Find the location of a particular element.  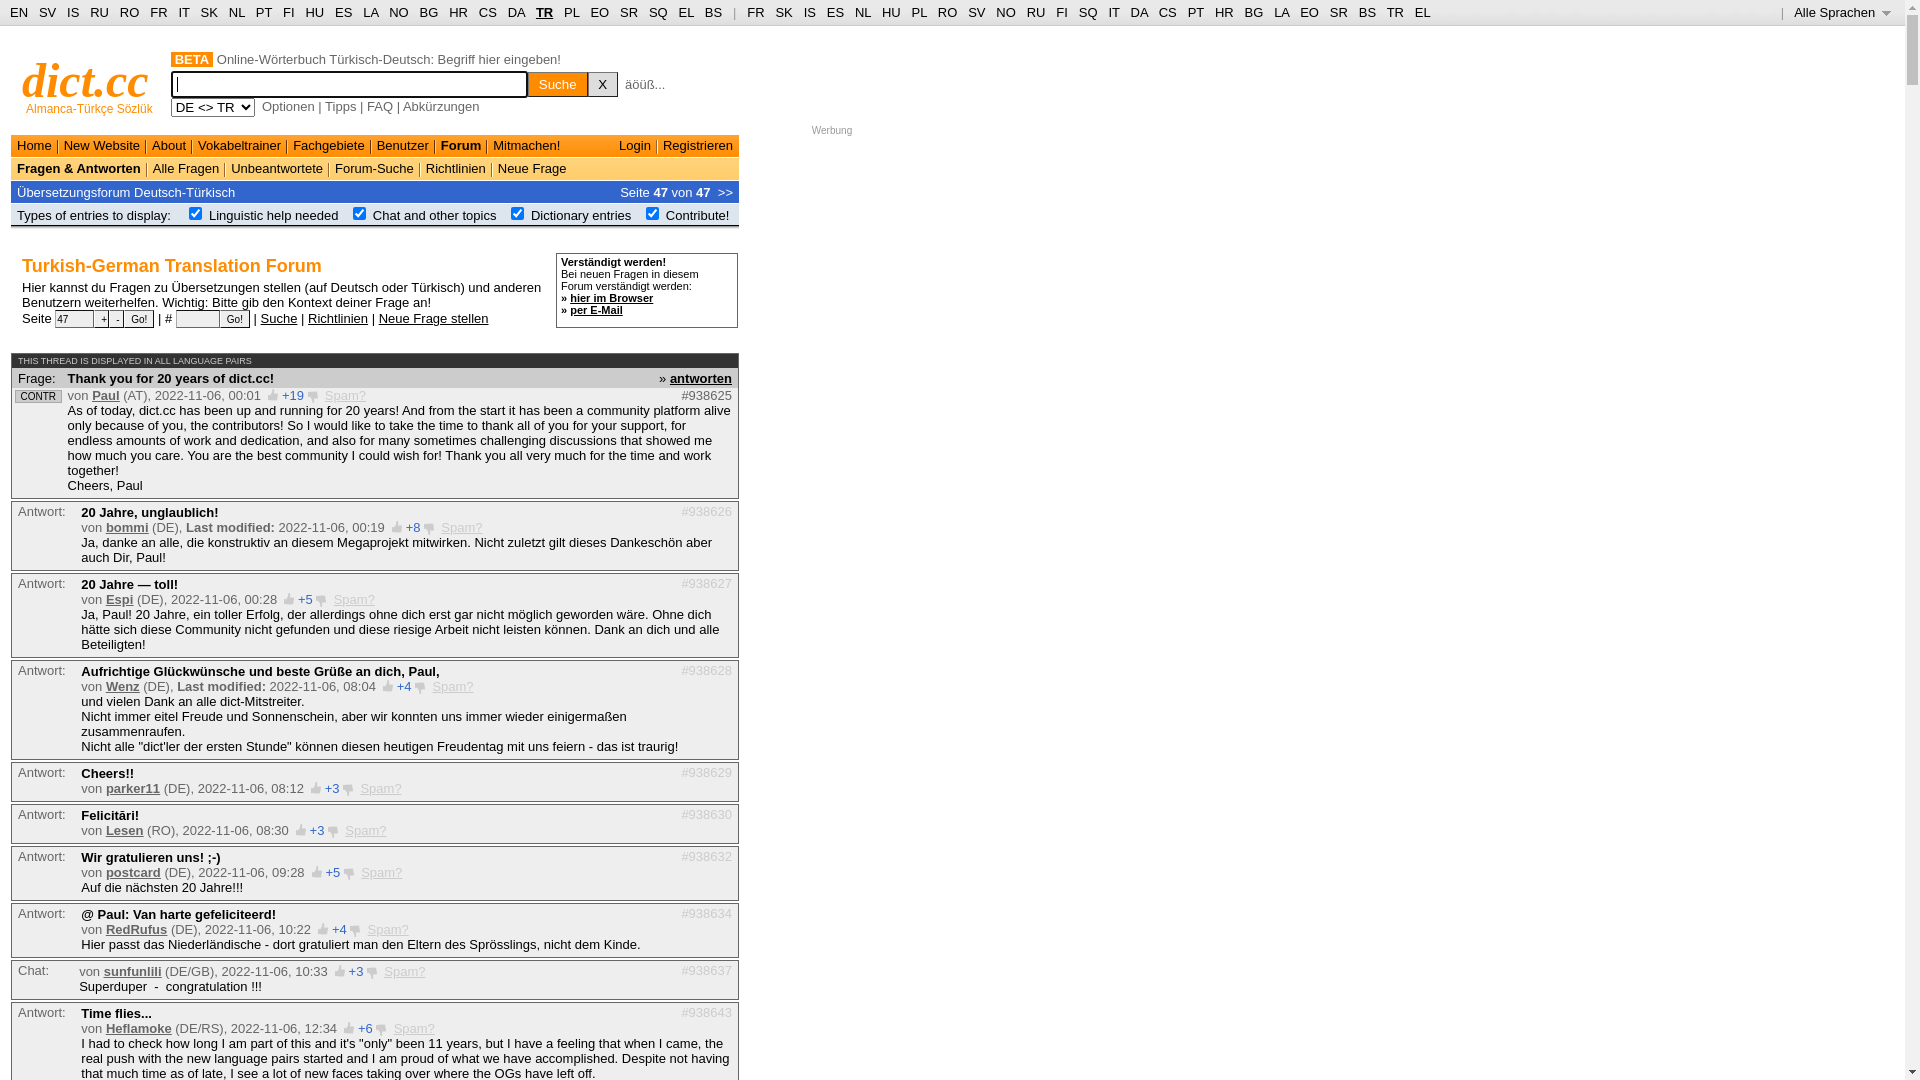

'FR' is located at coordinates (148, 12).